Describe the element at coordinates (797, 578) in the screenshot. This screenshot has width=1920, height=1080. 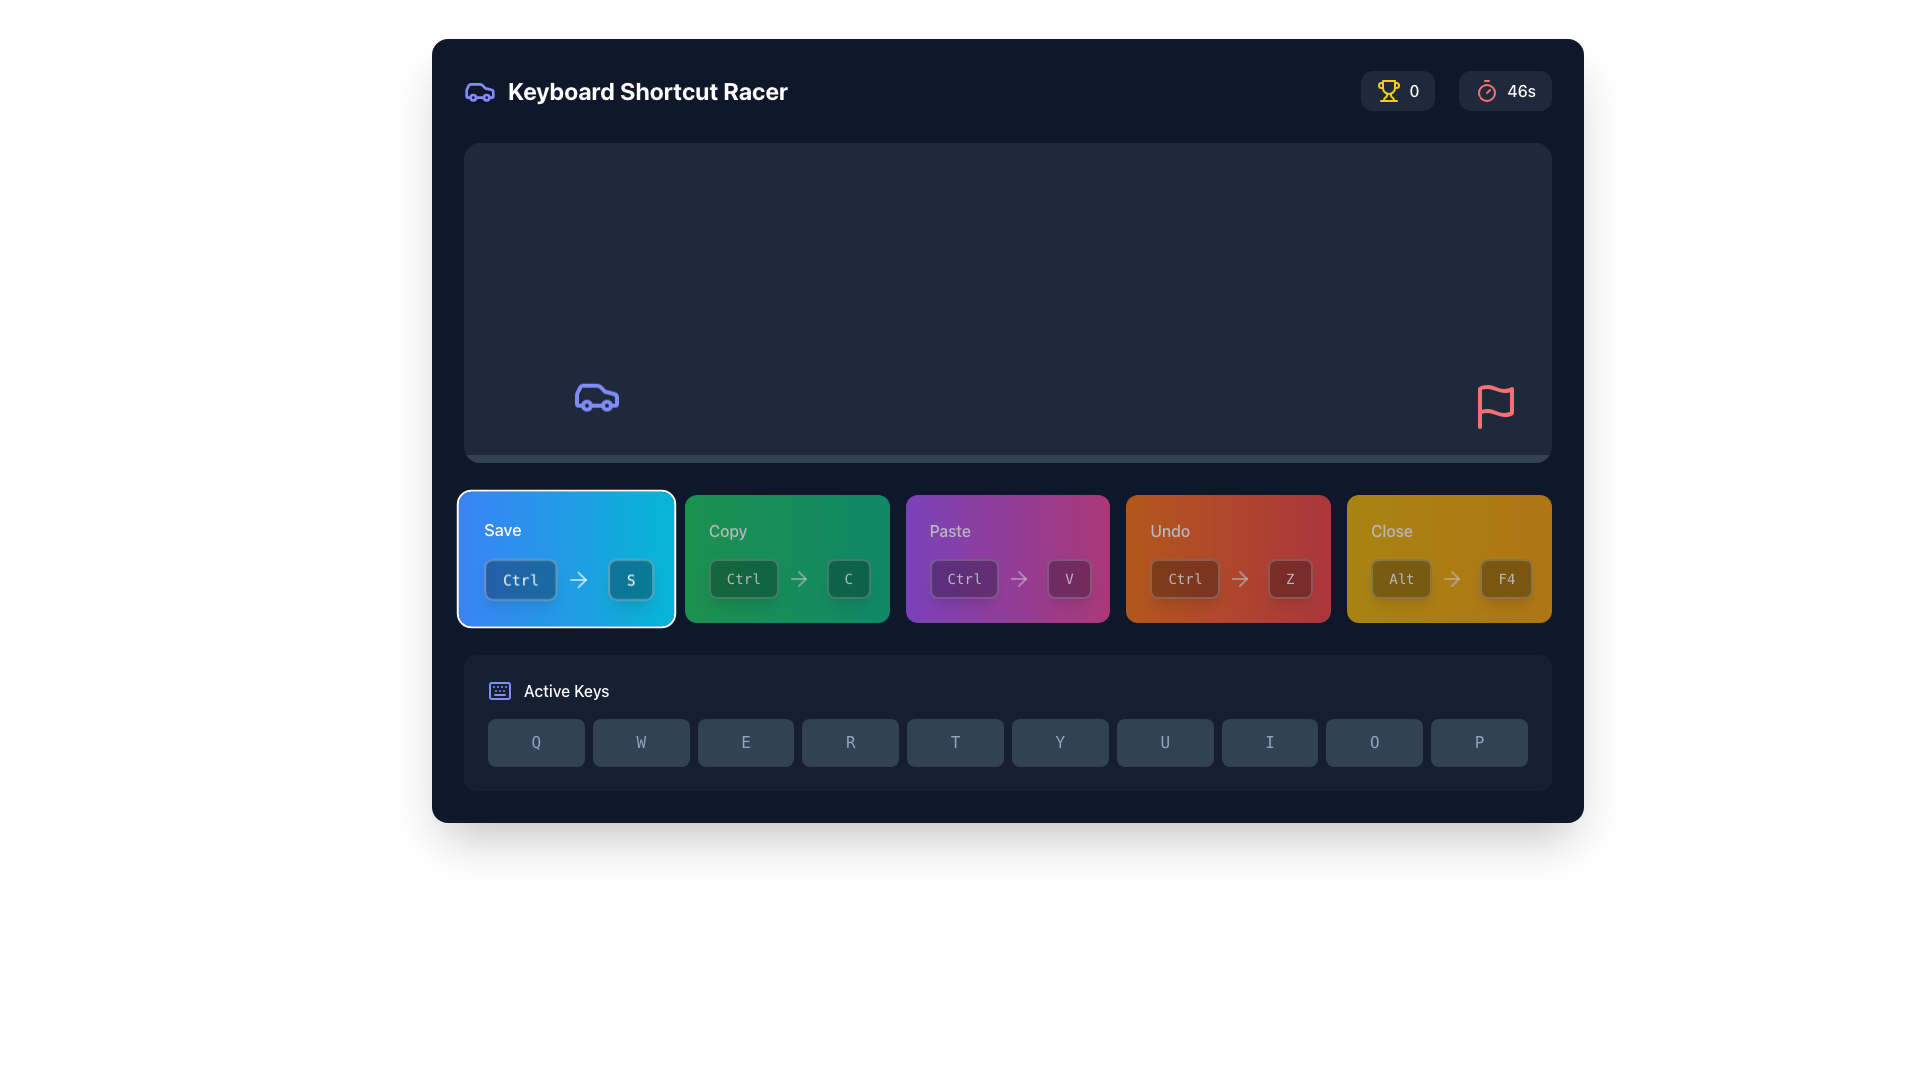
I see `the small rightward arrow icon with a green background and white outline, located between the 'Ctrl' text and the 'C' text in the 'Copy' button` at that location.